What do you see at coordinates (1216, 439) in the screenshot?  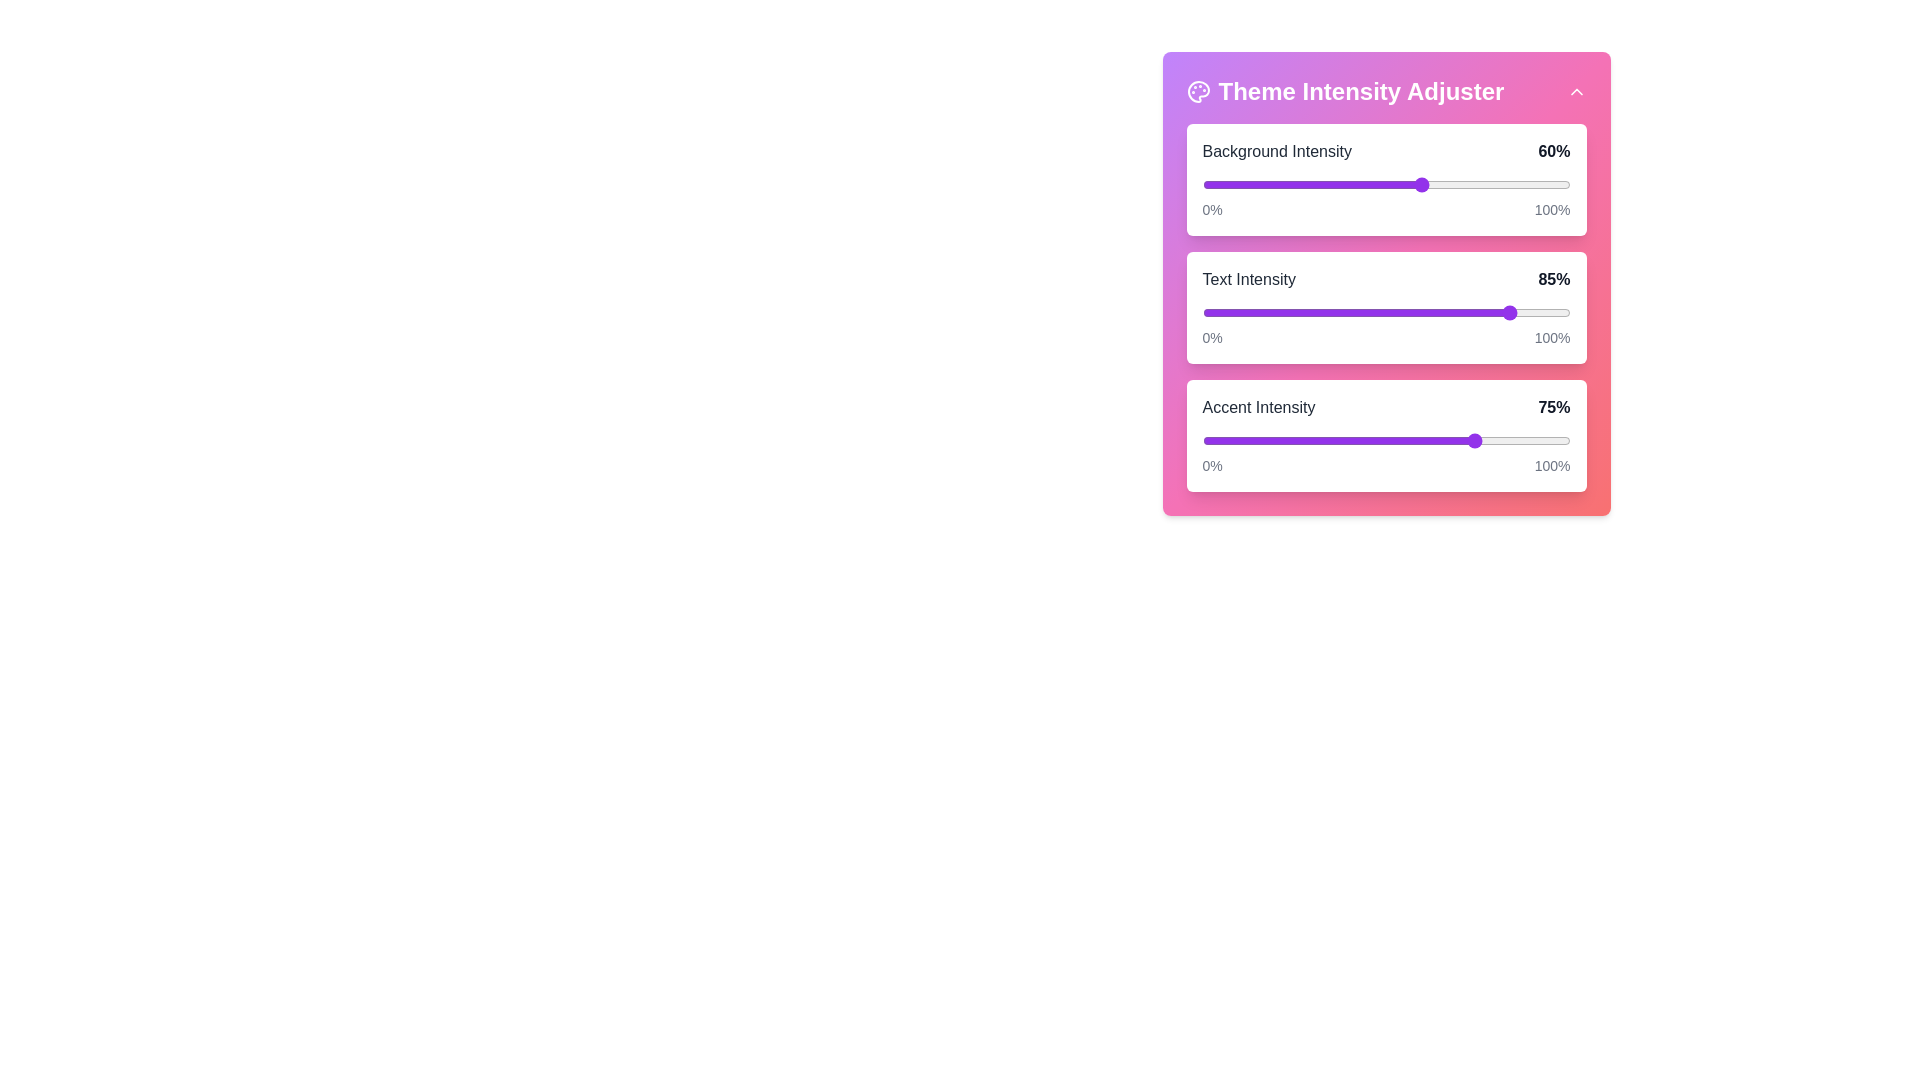 I see `the accent intensity` at bounding box center [1216, 439].